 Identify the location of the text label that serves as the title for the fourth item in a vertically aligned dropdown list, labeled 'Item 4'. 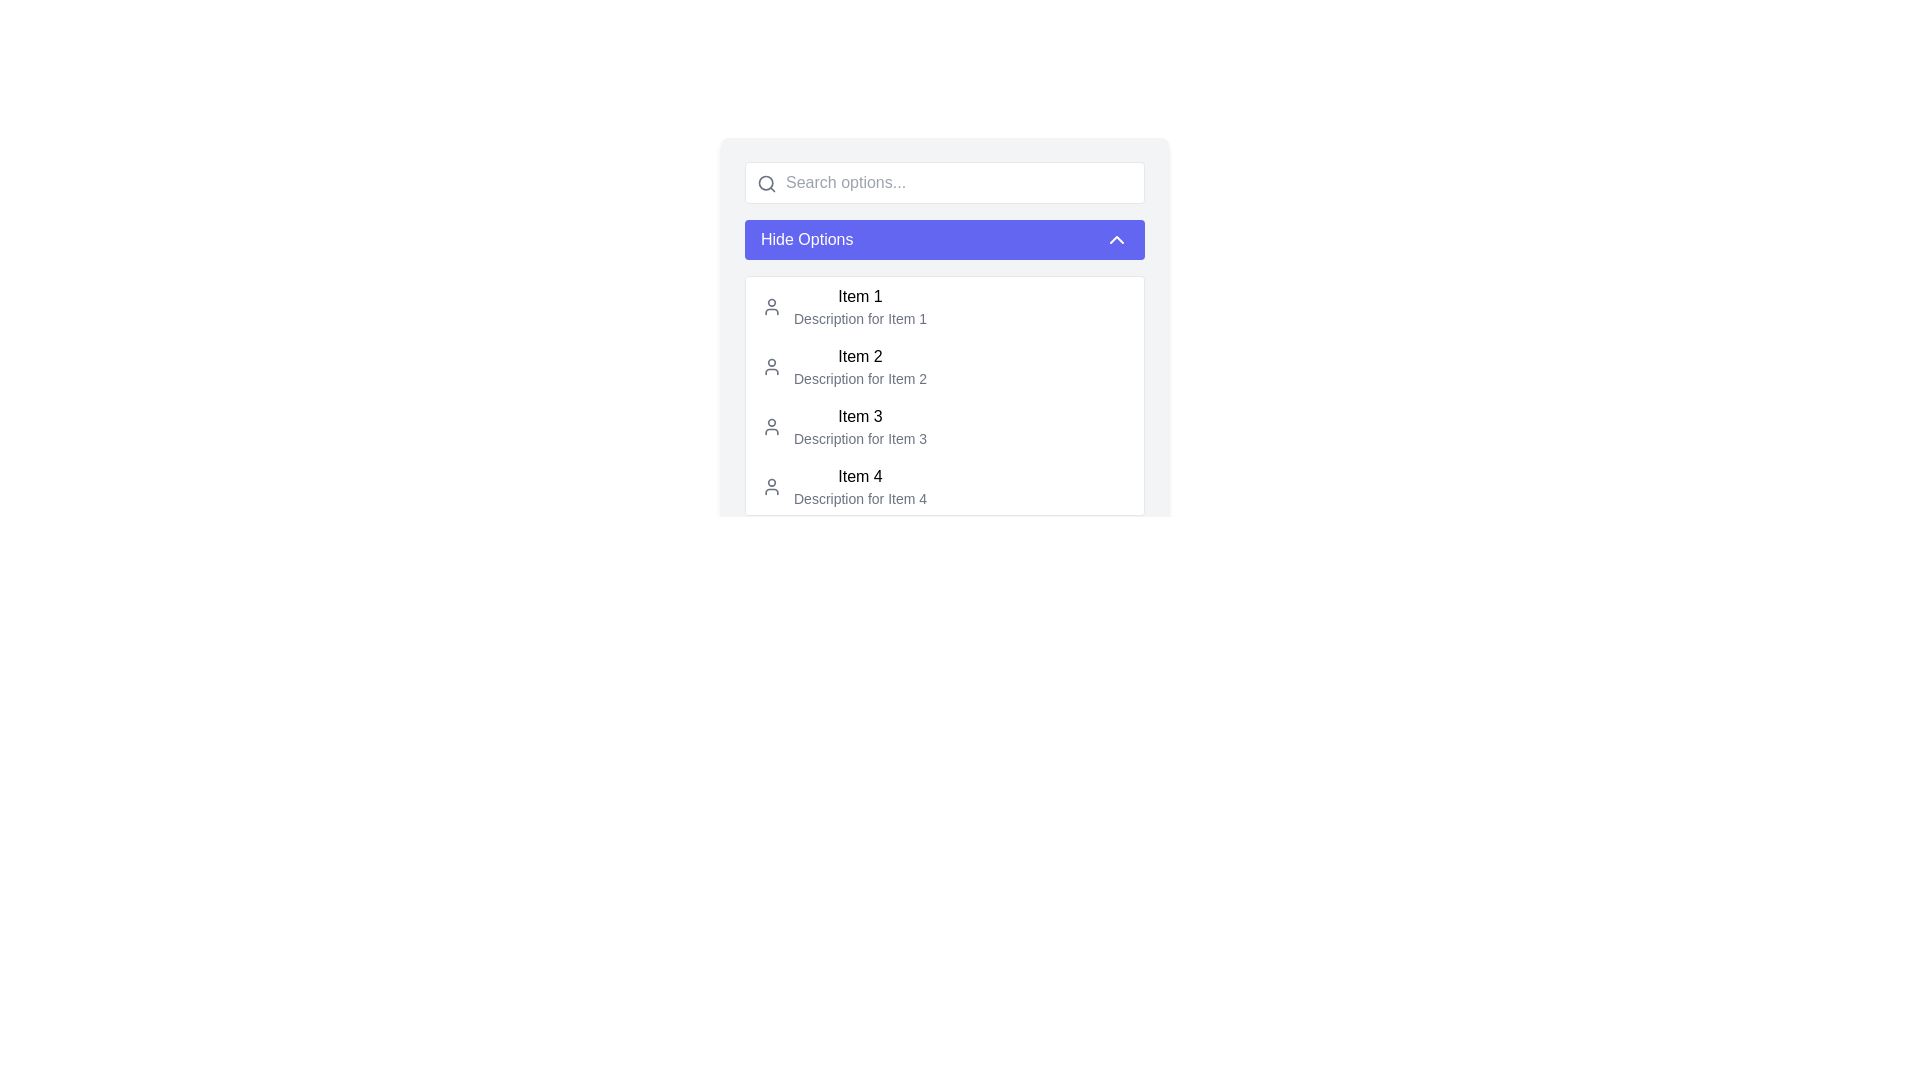
(860, 477).